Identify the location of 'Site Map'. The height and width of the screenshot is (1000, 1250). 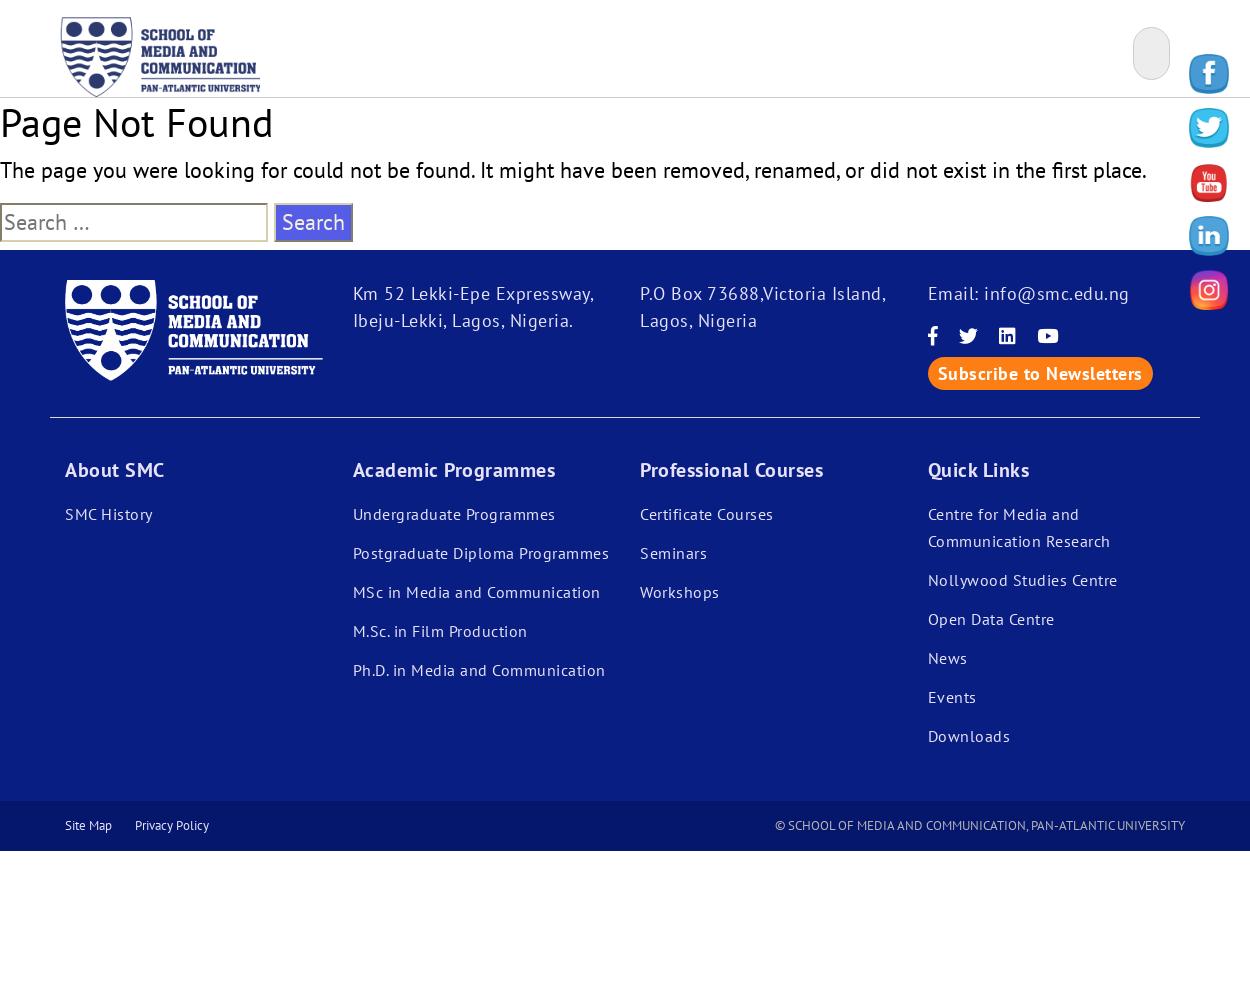
(64, 824).